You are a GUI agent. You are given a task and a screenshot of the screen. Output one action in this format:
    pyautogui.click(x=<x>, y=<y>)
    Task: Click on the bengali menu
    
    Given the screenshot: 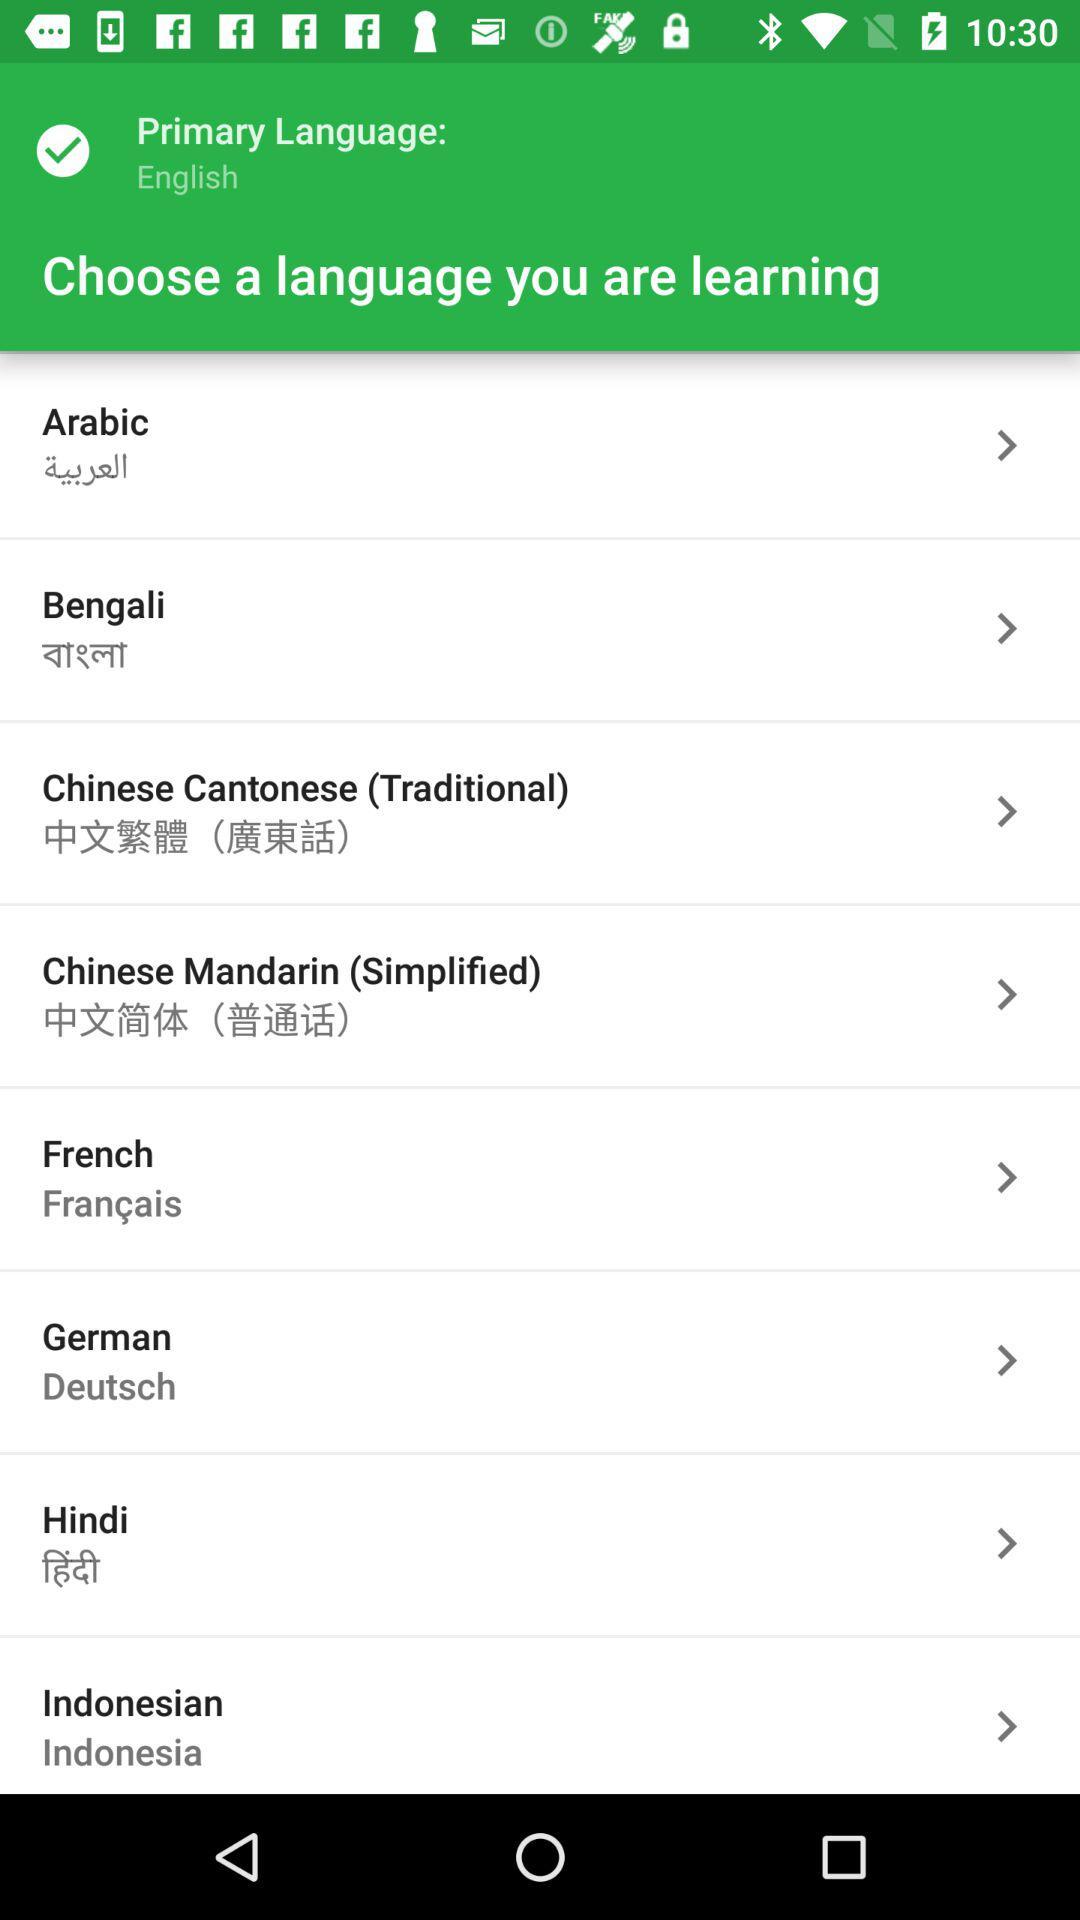 What is the action you would take?
    pyautogui.click(x=1017, y=627)
    